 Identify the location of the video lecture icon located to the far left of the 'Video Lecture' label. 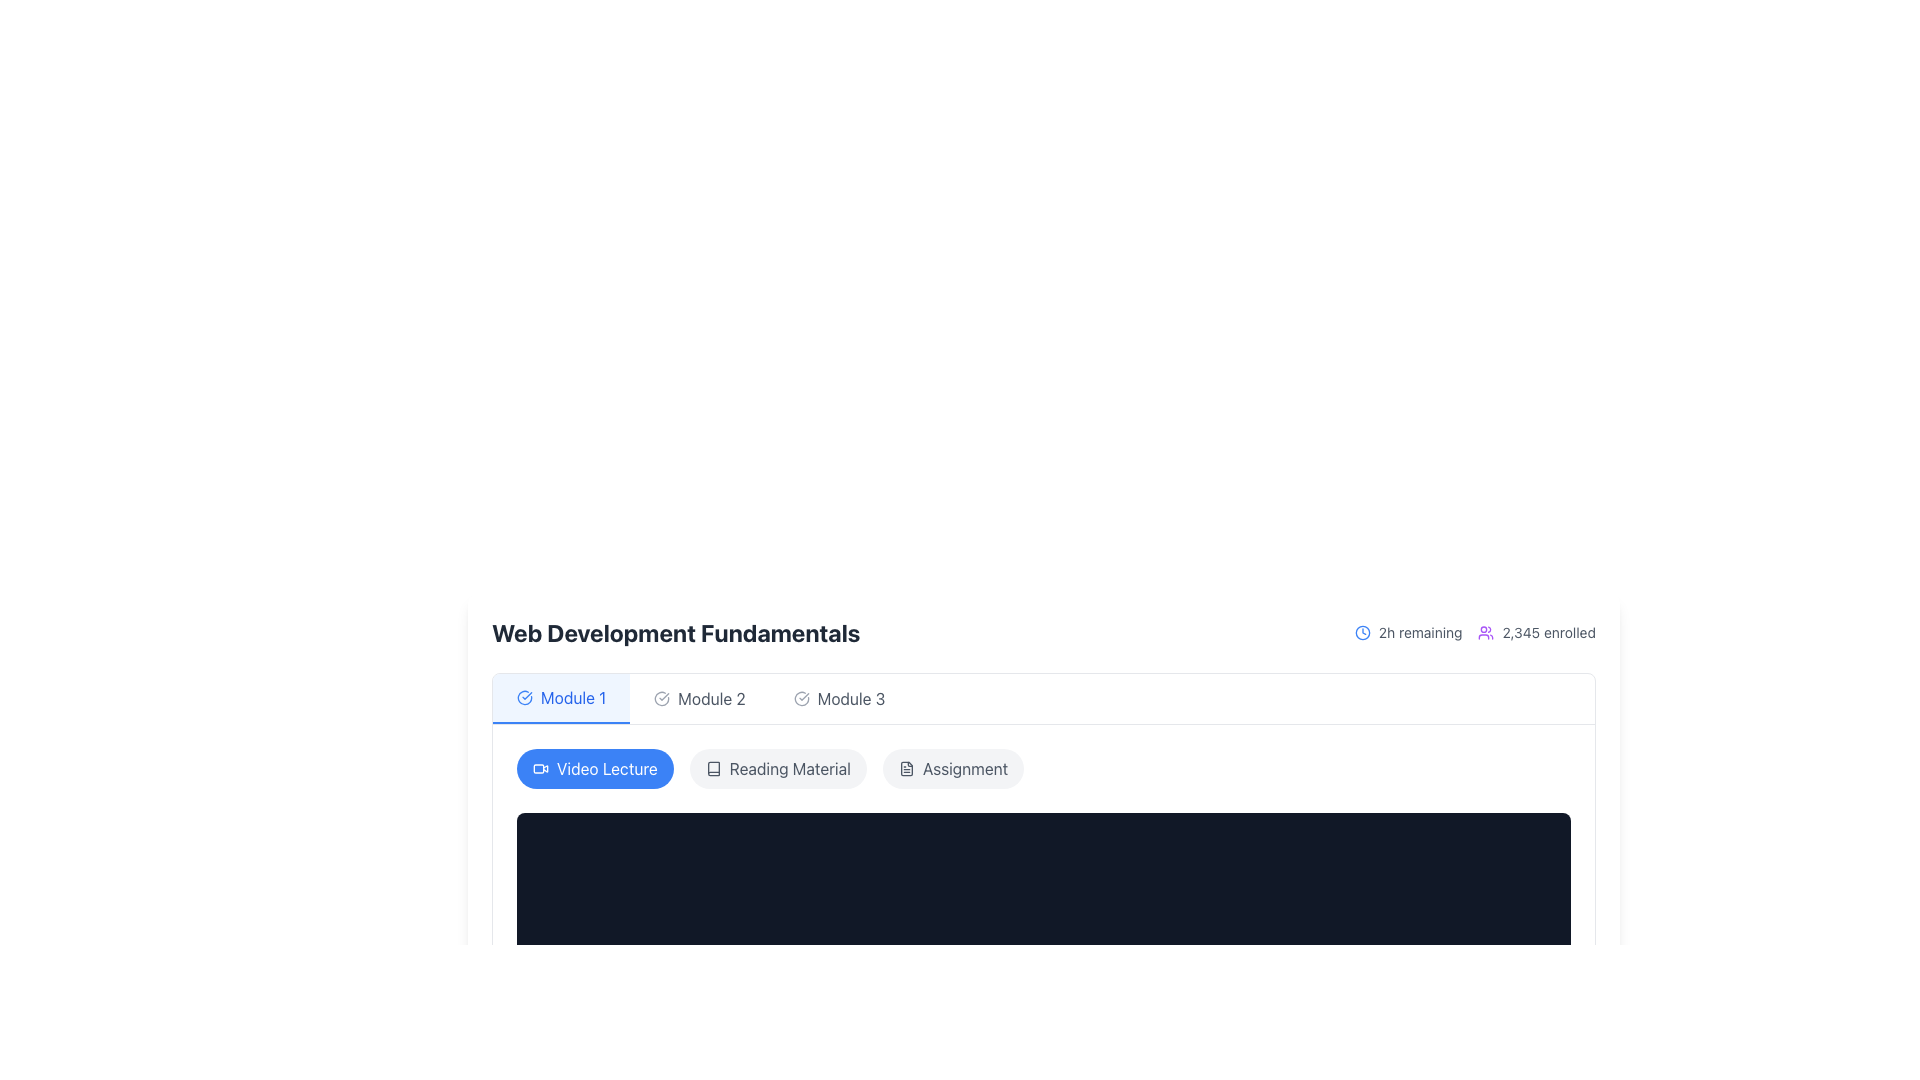
(541, 767).